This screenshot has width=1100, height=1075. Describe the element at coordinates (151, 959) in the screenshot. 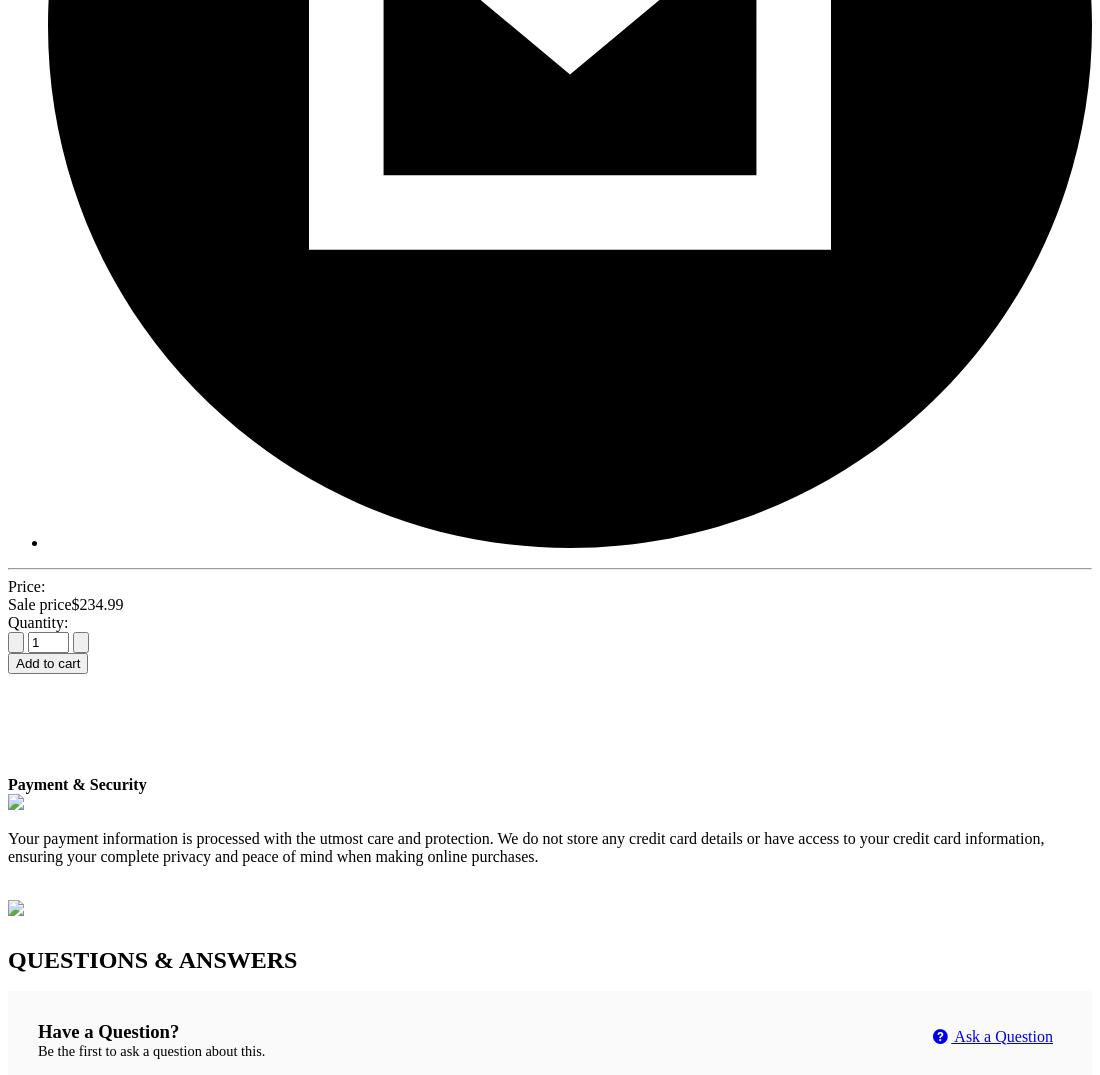

I see `'QUESTIONS & ANSWERS'` at that location.